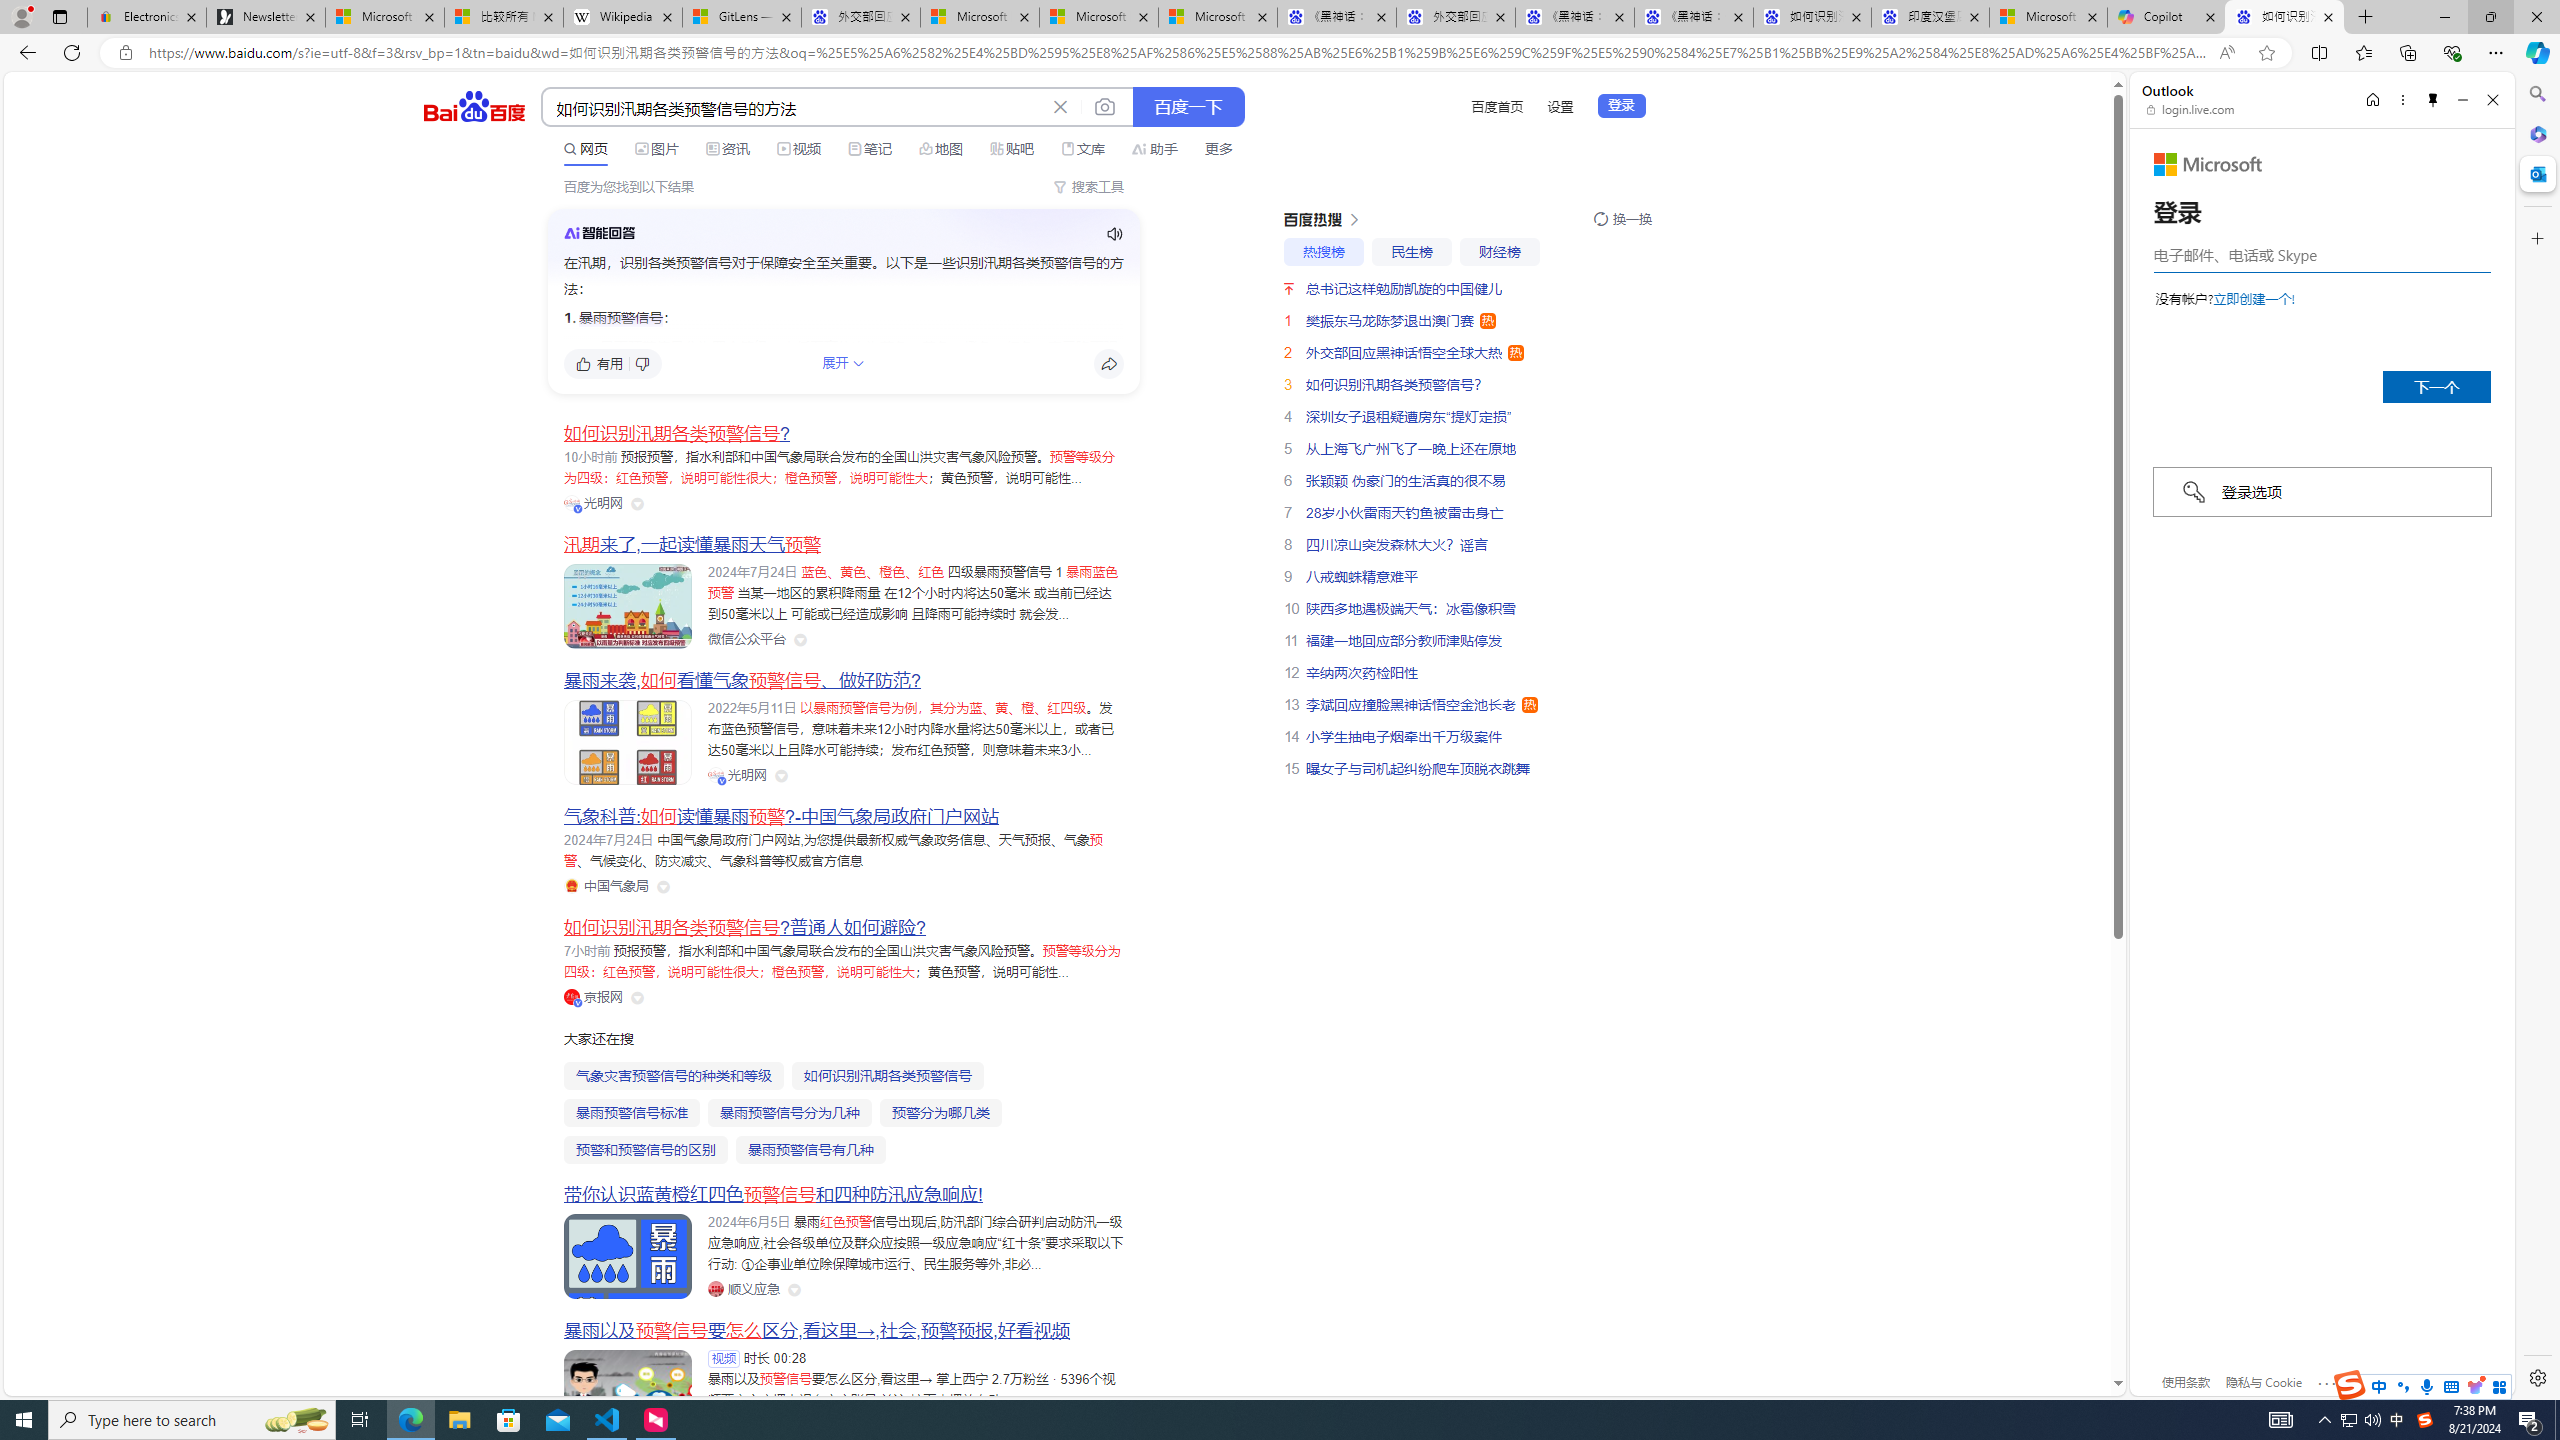 The height and width of the screenshot is (1440, 2560). What do you see at coordinates (2190, 108) in the screenshot?
I see `'login.live.com'` at bounding box center [2190, 108].